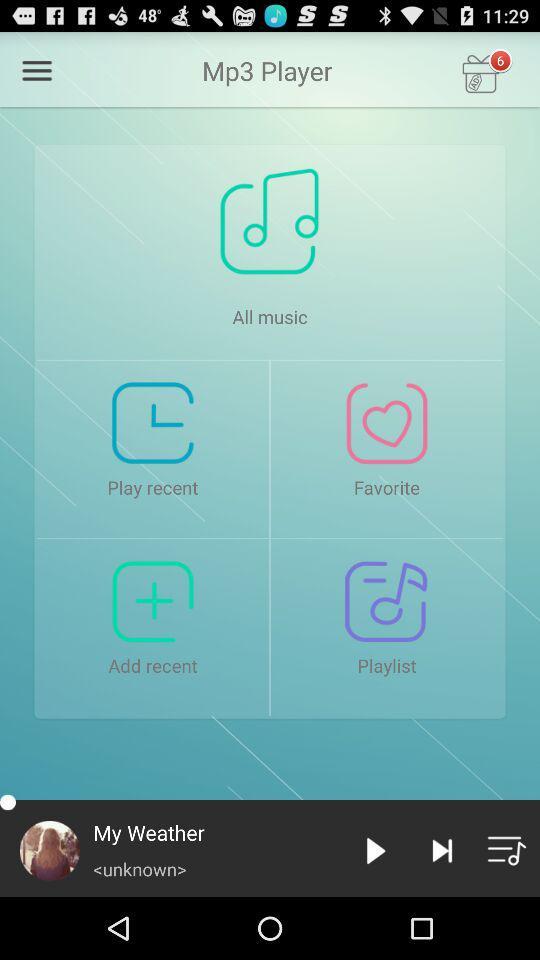 Image resolution: width=540 pixels, height=960 pixels. I want to click on the skip_next icon, so click(441, 910).